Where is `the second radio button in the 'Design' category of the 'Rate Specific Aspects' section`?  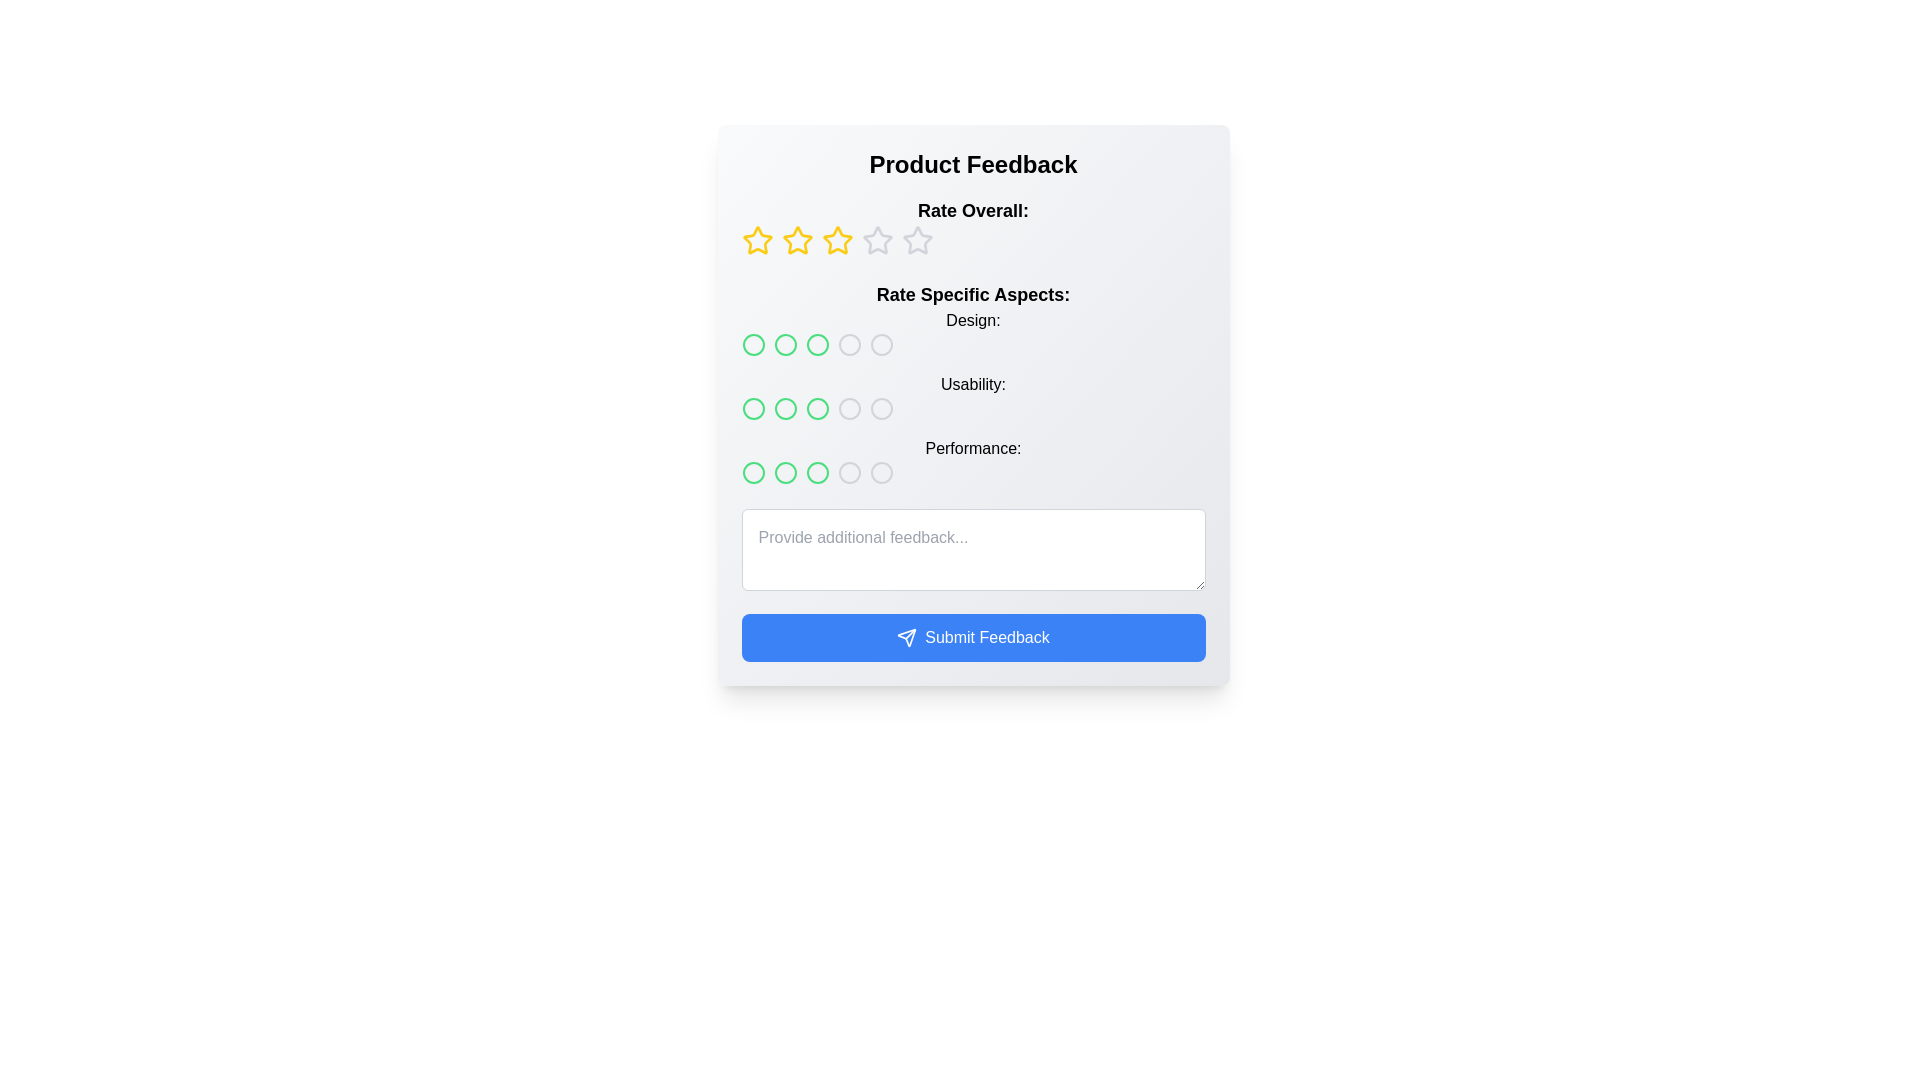
the second radio button in the 'Design' category of the 'Rate Specific Aspects' section is located at coordinates (784, 343).